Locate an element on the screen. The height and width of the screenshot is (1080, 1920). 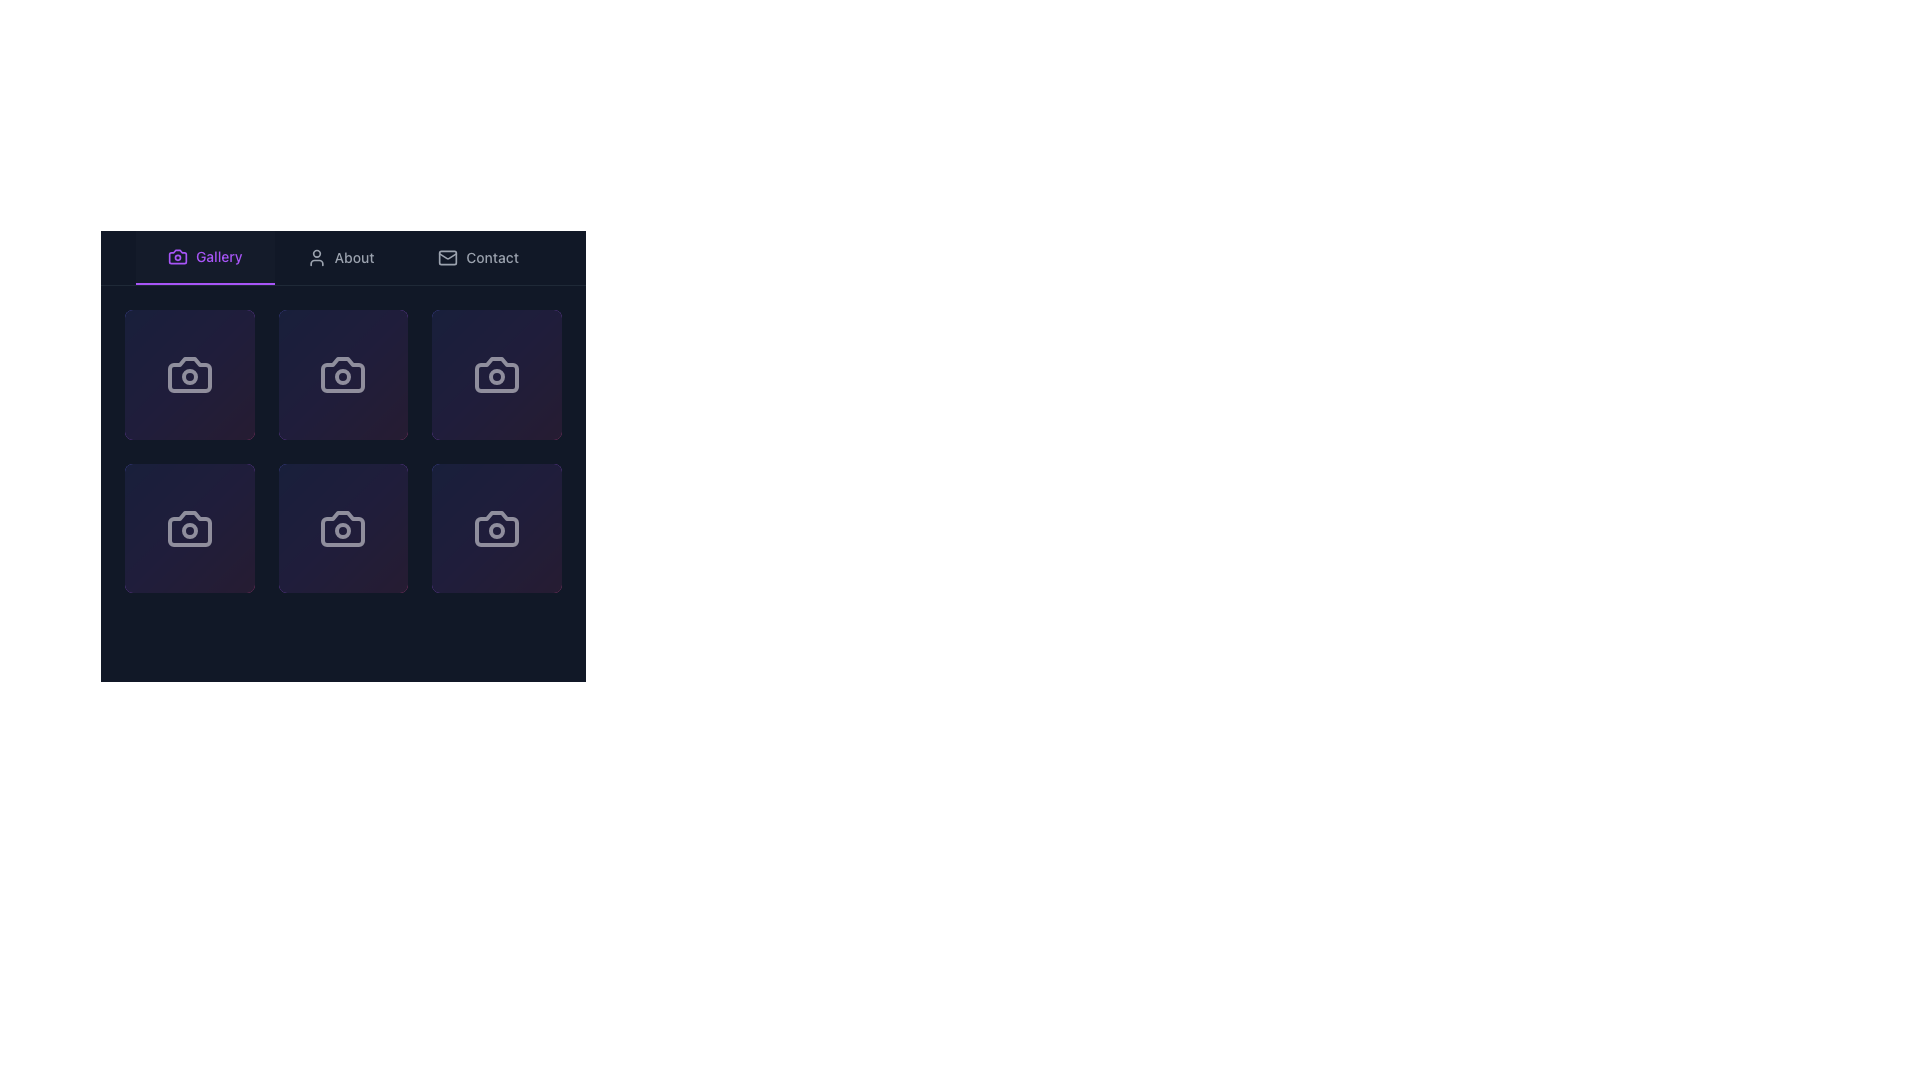
the camera icon located in the first row and second column of the grid by clicking on its center, which is highlighted by the iconic indicator inside the circular UI component is located at coordinates (343, 376).